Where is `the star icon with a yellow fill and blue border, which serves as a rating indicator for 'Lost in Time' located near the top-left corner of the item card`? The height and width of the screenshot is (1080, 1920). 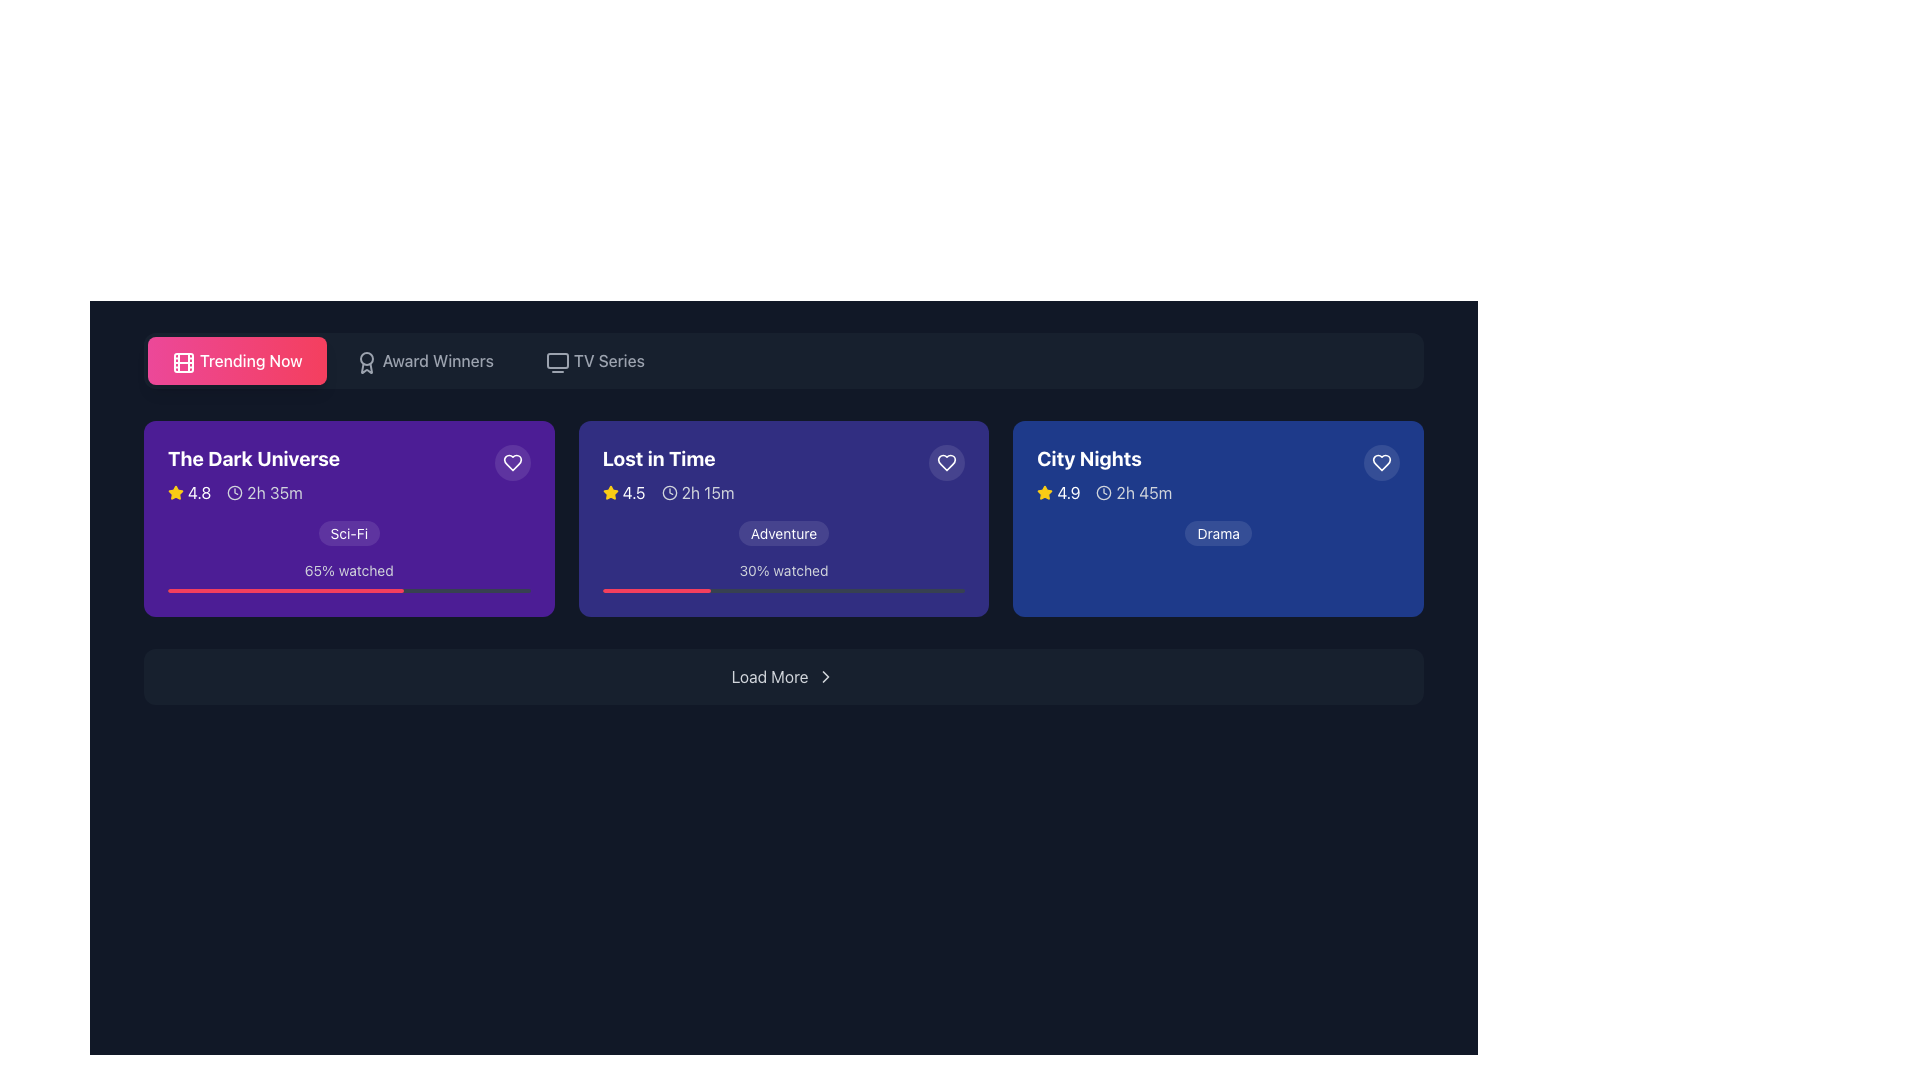 the star icon with a yellow fill and blue border, which serves as a rating indicator for 'Lost in Time' located near the top-left corner of the item card is located at coordinates (1044, 492).